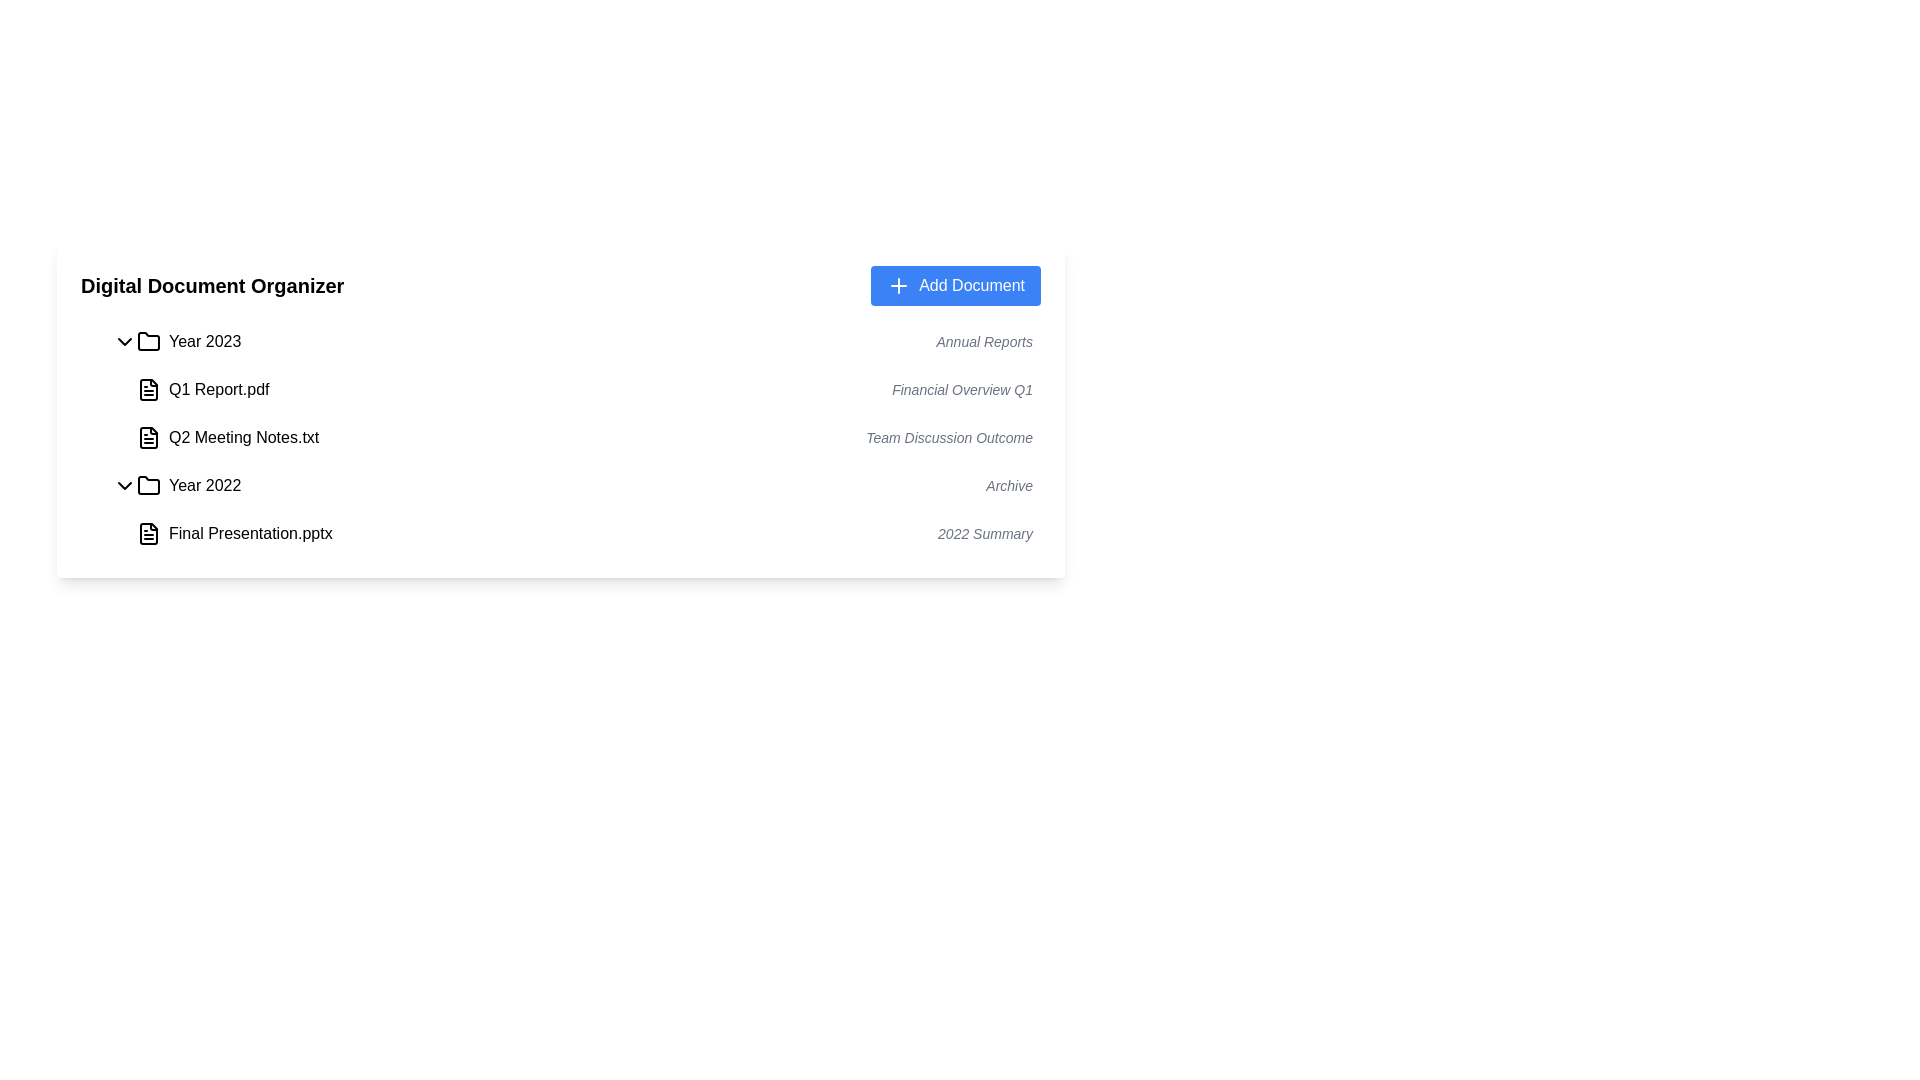  I want to click on the chevron icon toggle for the 'Year 2023 Annual Reports', so click(123, 341).